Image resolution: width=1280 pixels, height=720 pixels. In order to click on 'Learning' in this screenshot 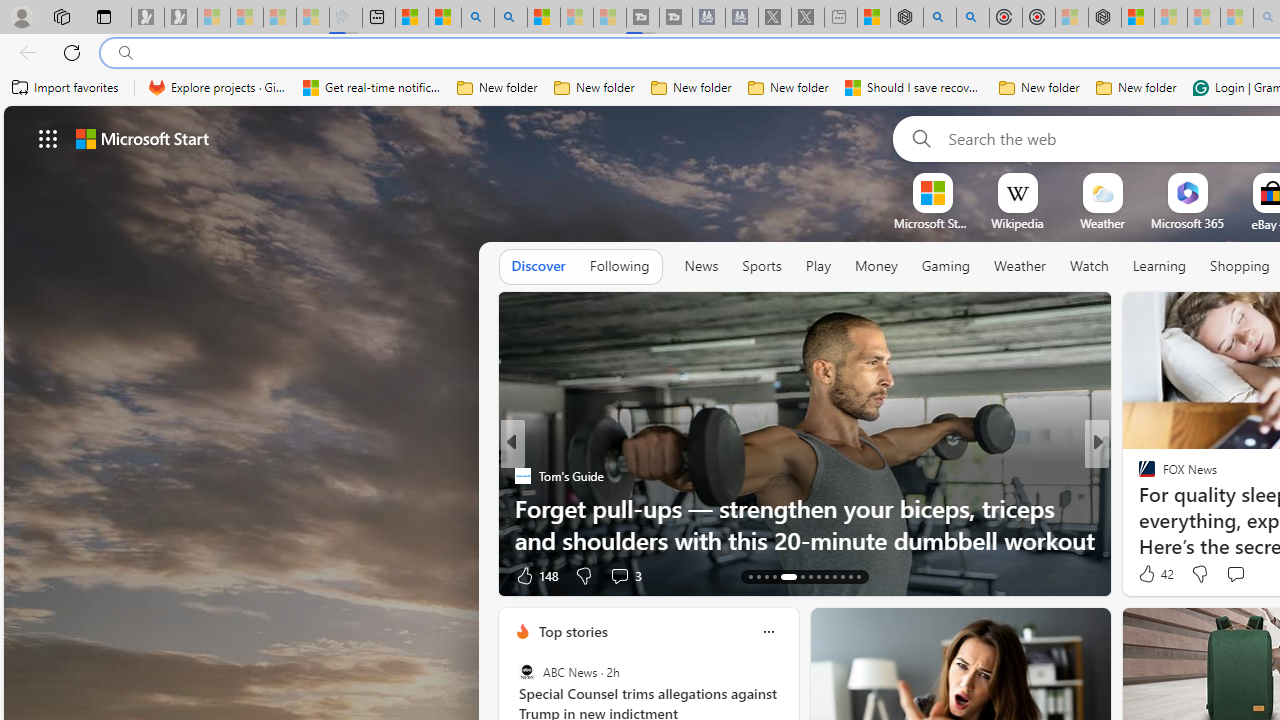, I will do `click(1159, 266)`.